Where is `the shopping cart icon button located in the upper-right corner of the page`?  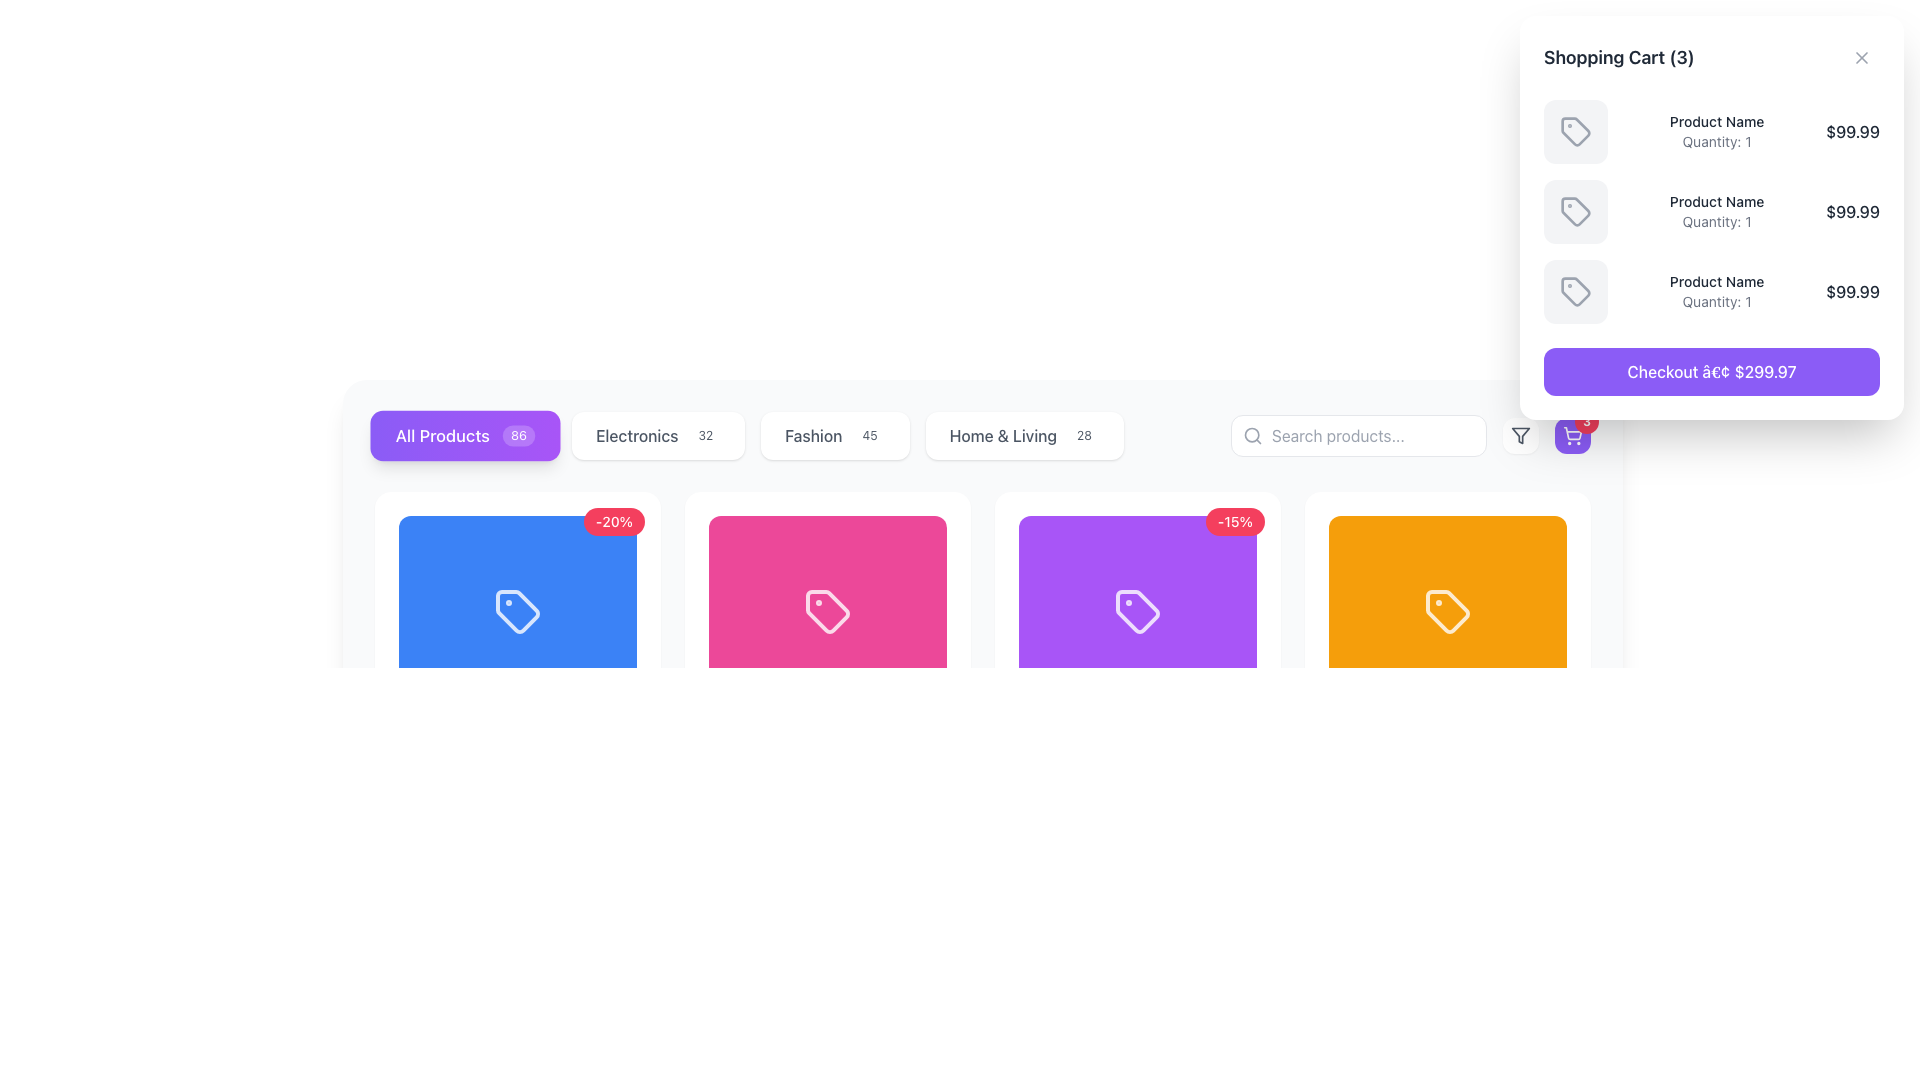
the shopping cart icon button located in the upper-right corner of the page is located at coordinates (1572, 434).